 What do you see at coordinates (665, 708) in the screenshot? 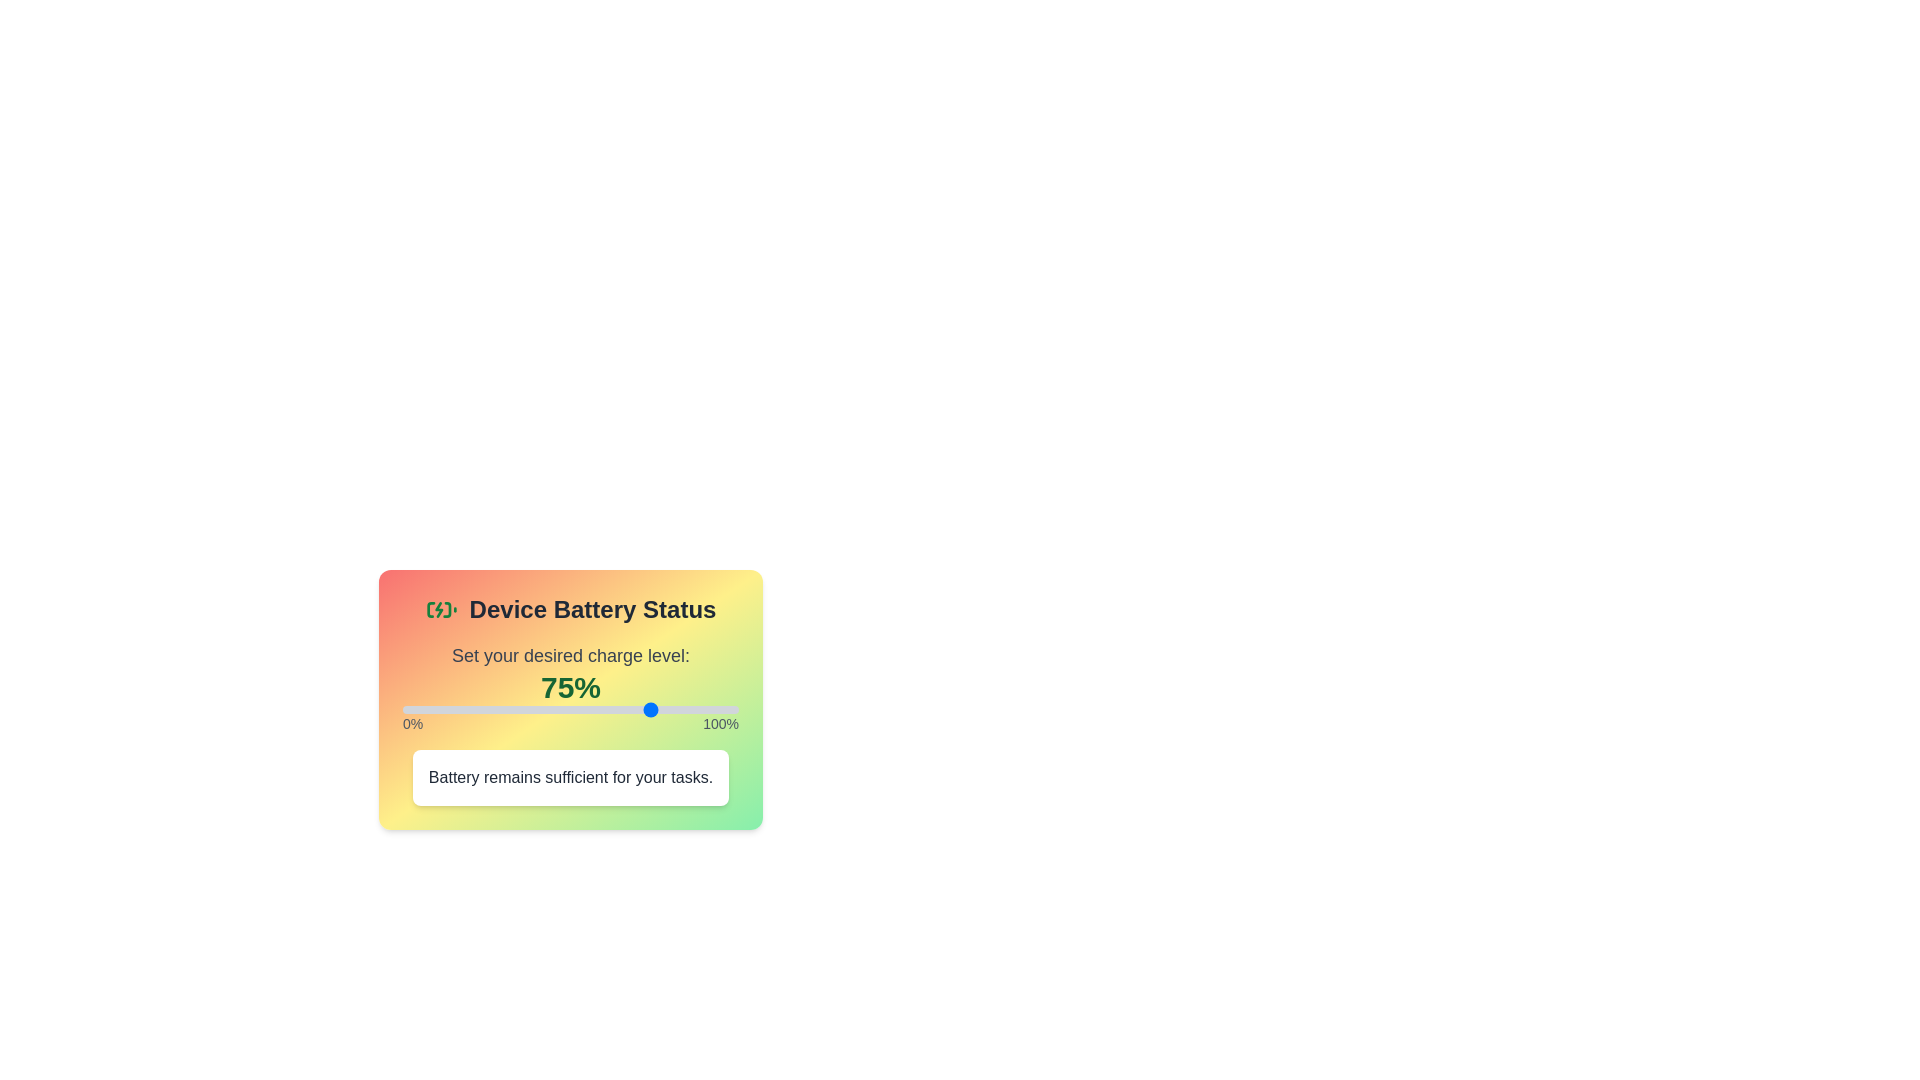
I see `the slider to 78% by dragging or clicking` at bounding box center [665, 708].